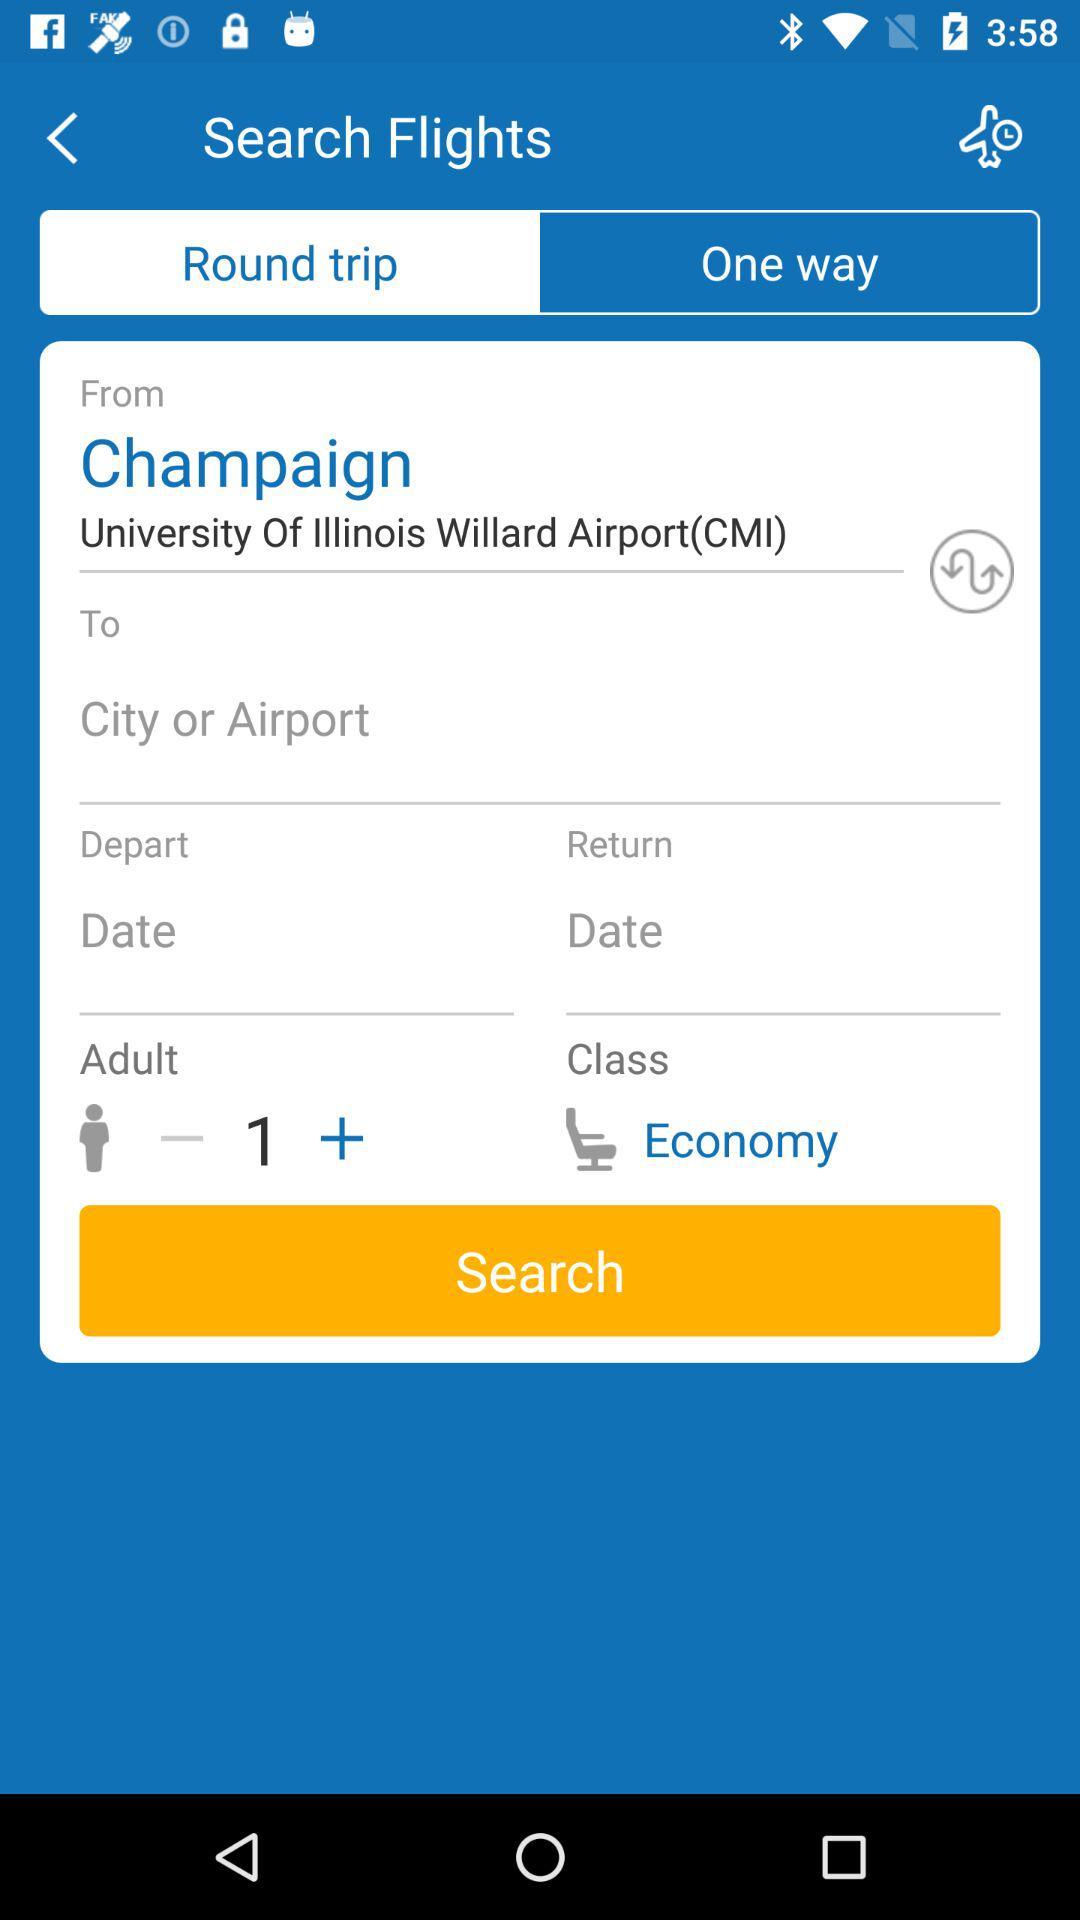 This screenshot has height=1920, width=1080. What do you see at coordinates (289, 261) in the screenshot?
I see `round trip` at bounding box center [289, 261].